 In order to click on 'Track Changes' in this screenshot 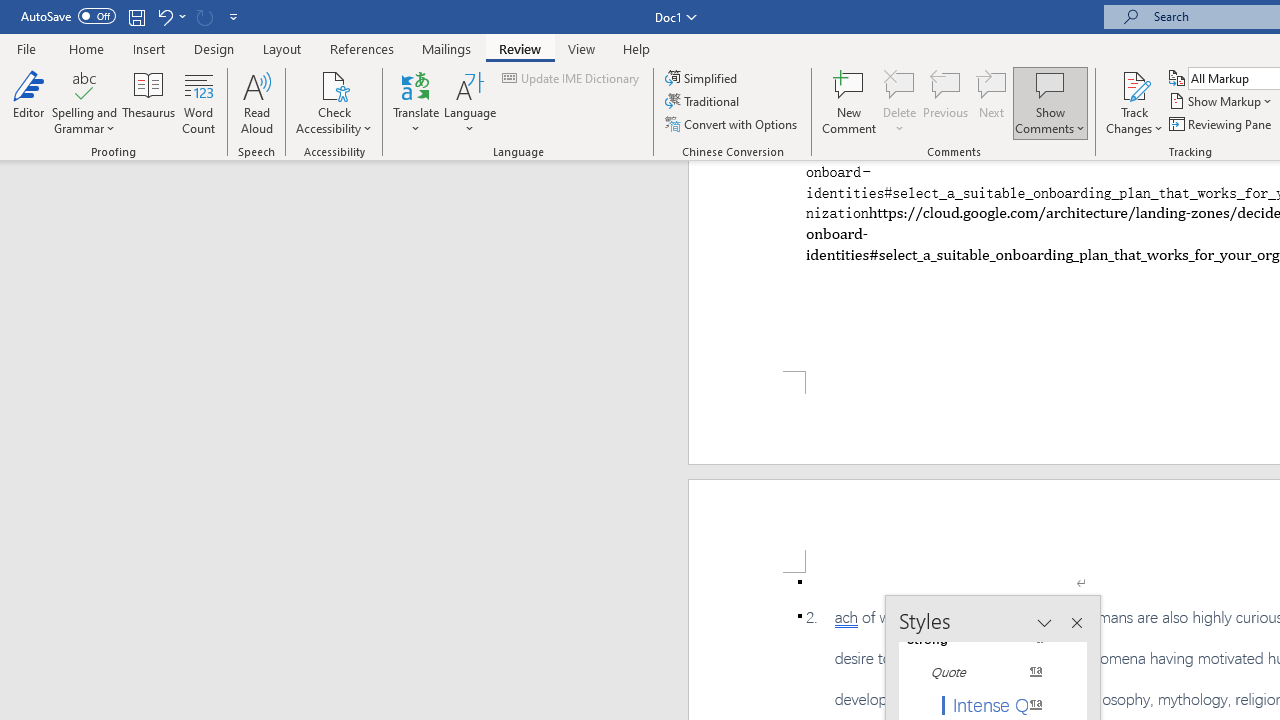, I will do `click(1134, 103)`.